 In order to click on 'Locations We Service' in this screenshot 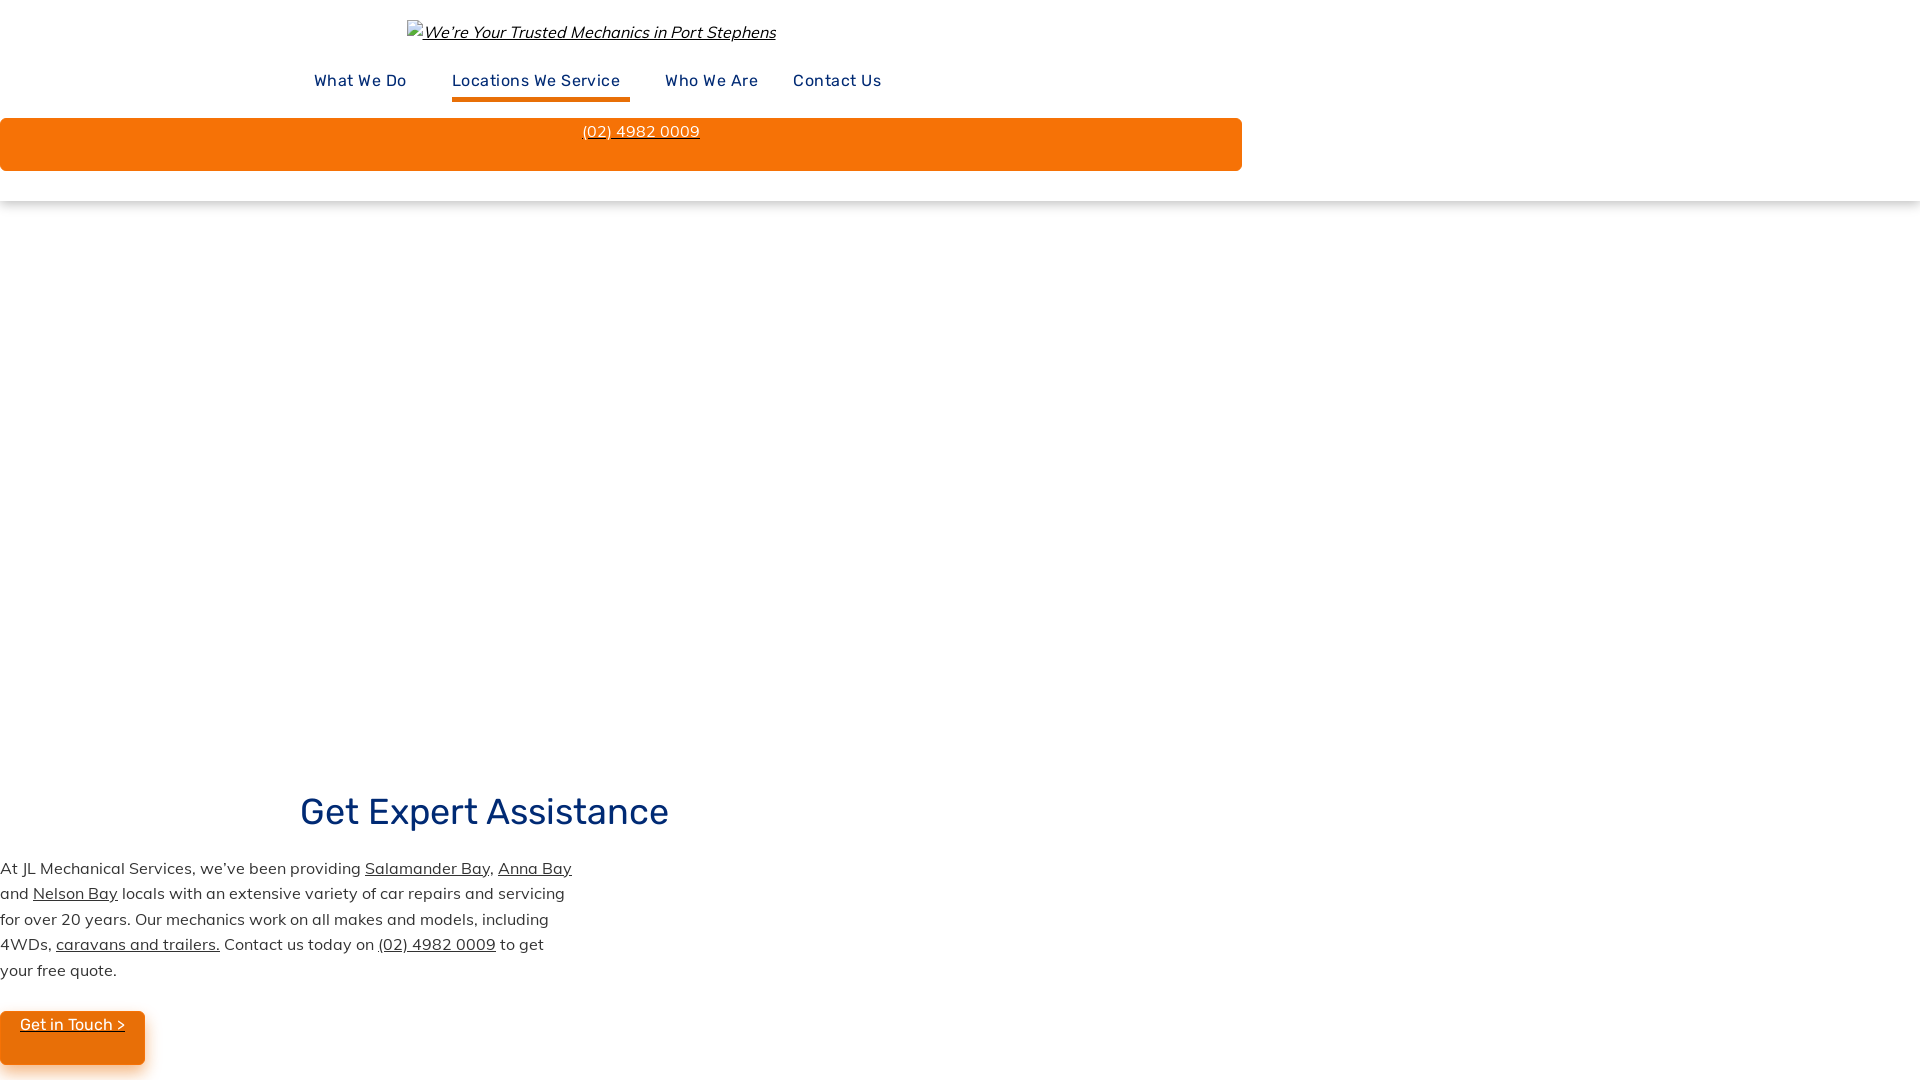, I will do `click(541, 81)`.